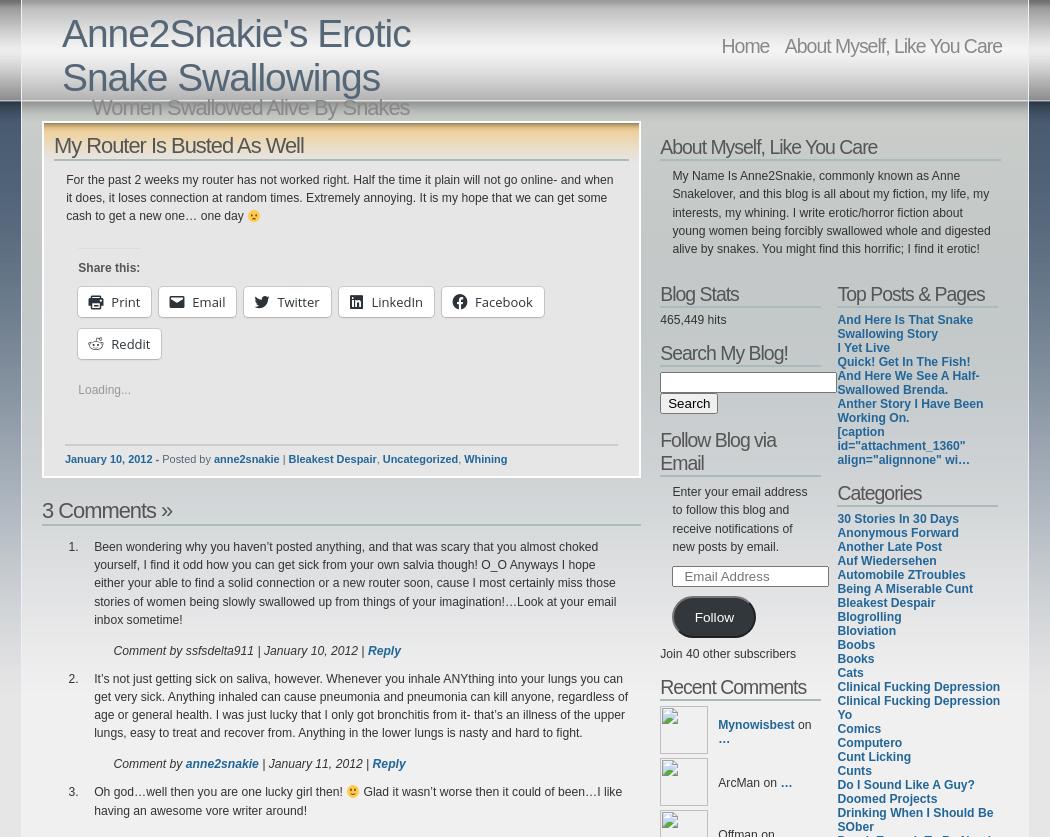 Image resolution: width=1050 pixels, height=837 pixels. I want to click on 'January 10, 2012', so click(108, 457).